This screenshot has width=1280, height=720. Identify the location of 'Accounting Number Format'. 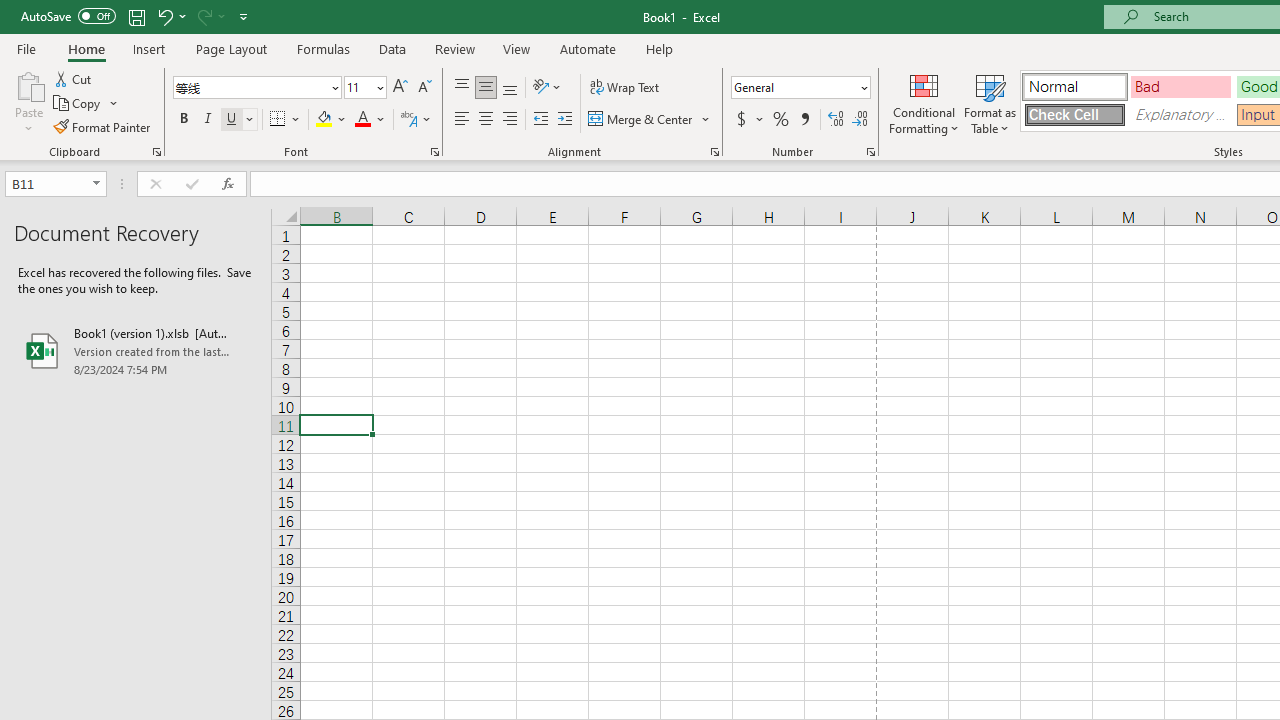
(740, 119).